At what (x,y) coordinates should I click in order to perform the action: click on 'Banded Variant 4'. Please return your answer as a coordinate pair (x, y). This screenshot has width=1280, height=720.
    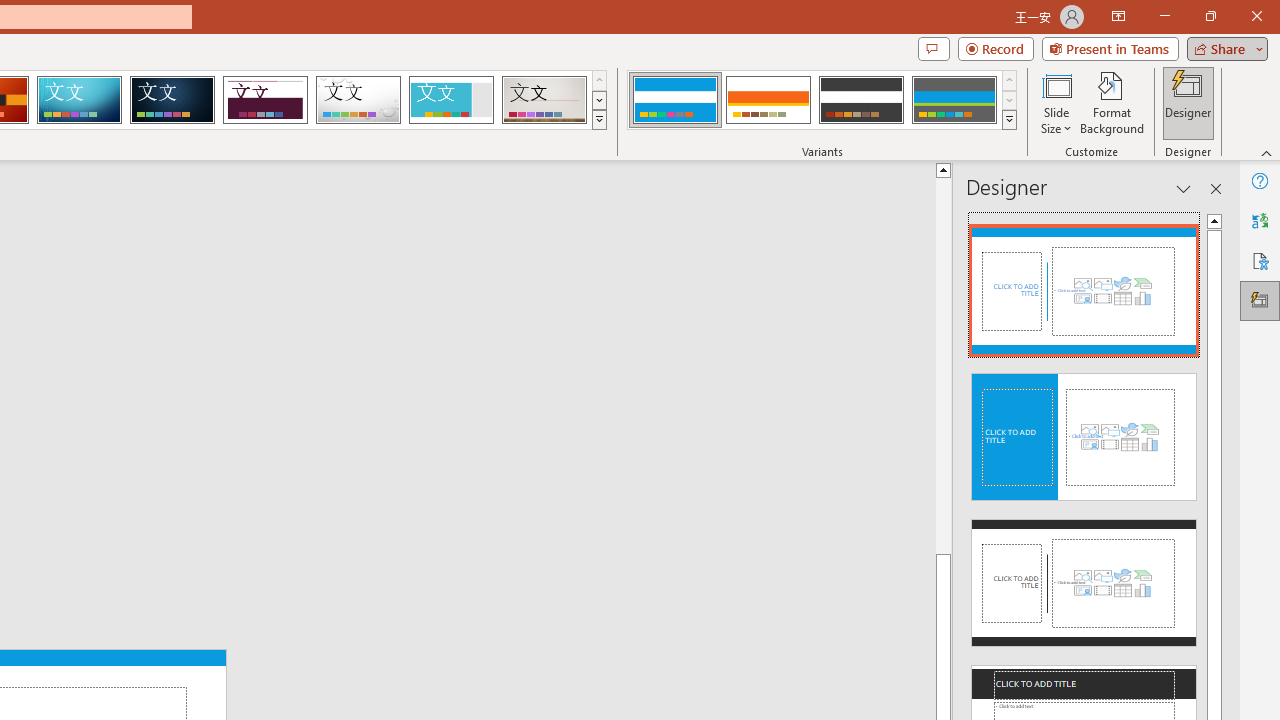
    Looking at the image, I should click on (953, 100).